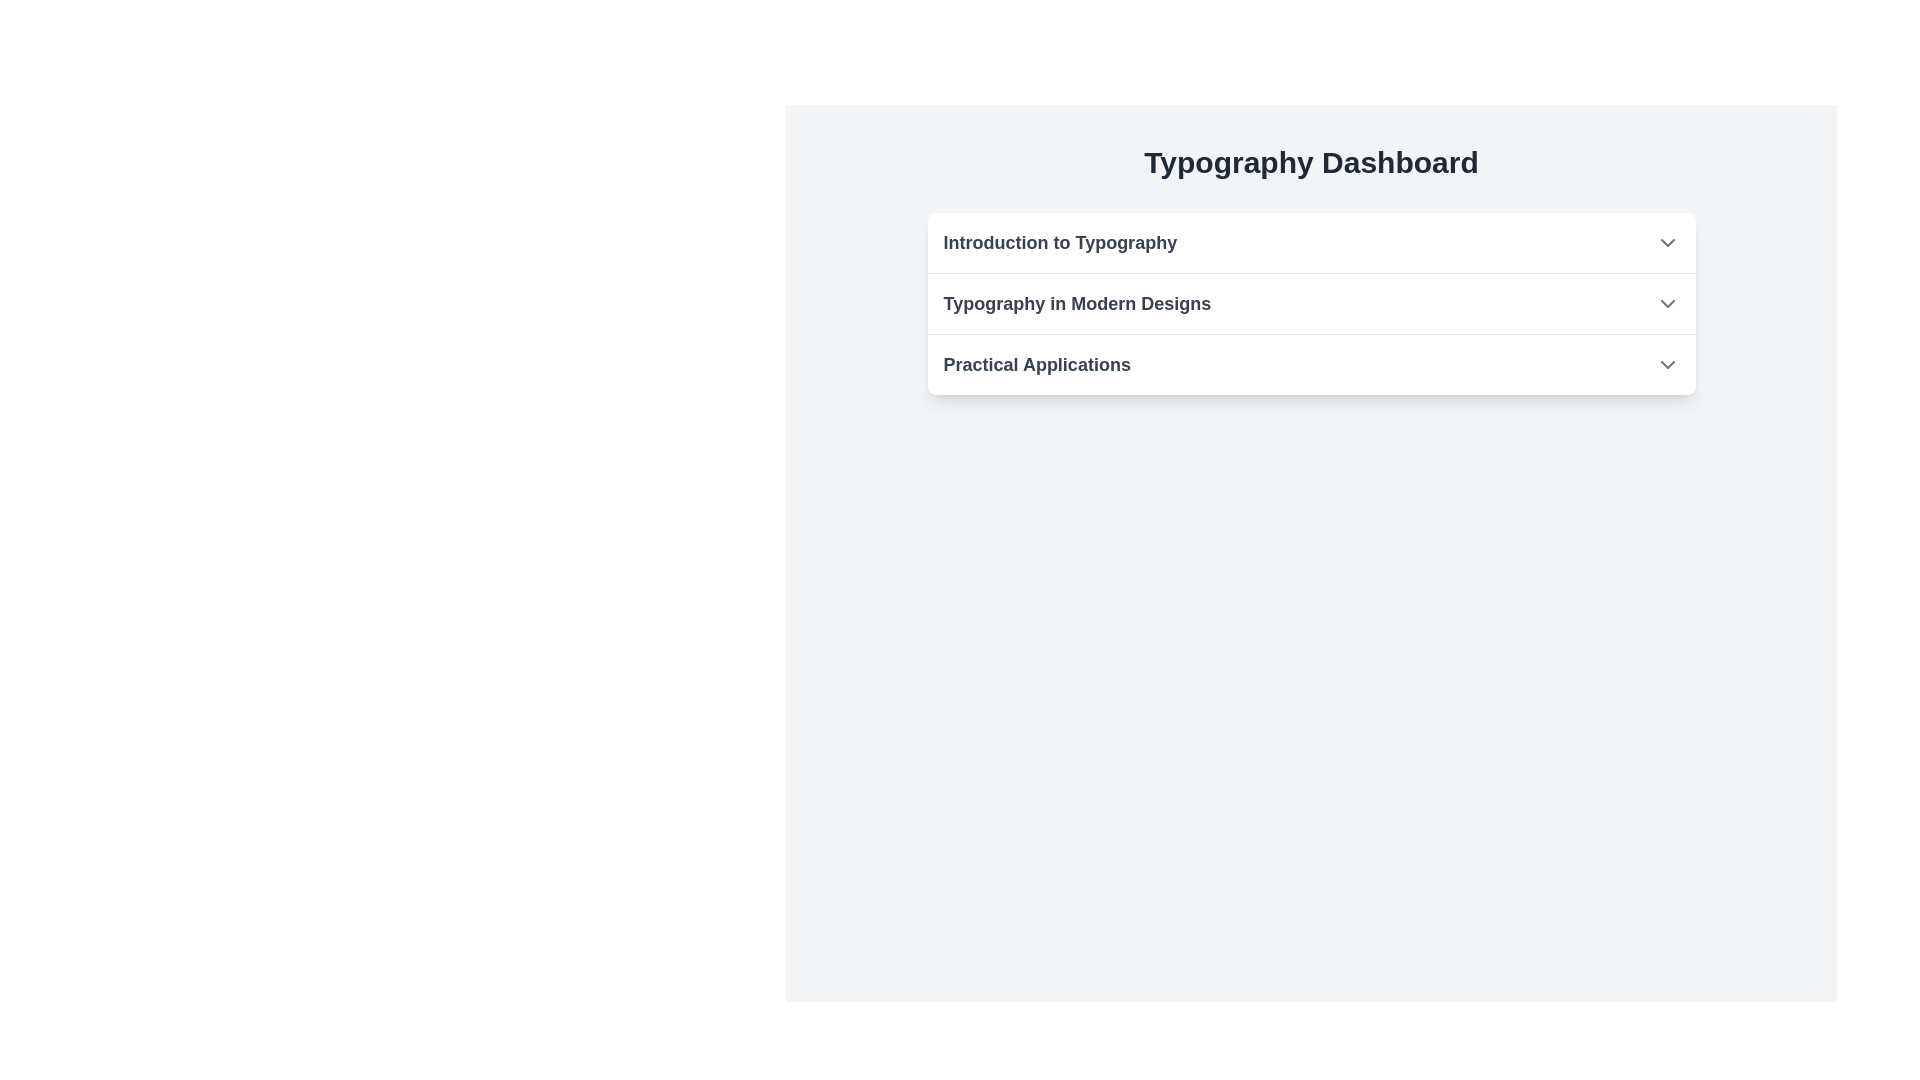 This screenshot has height=1080, width=1920. What do you see at coordinates (1667, 304) in the screenshot?
I see `the Chevron icon located to the right of the 'Typography in Modern Designs' text` at bounding box center [1667, 304].